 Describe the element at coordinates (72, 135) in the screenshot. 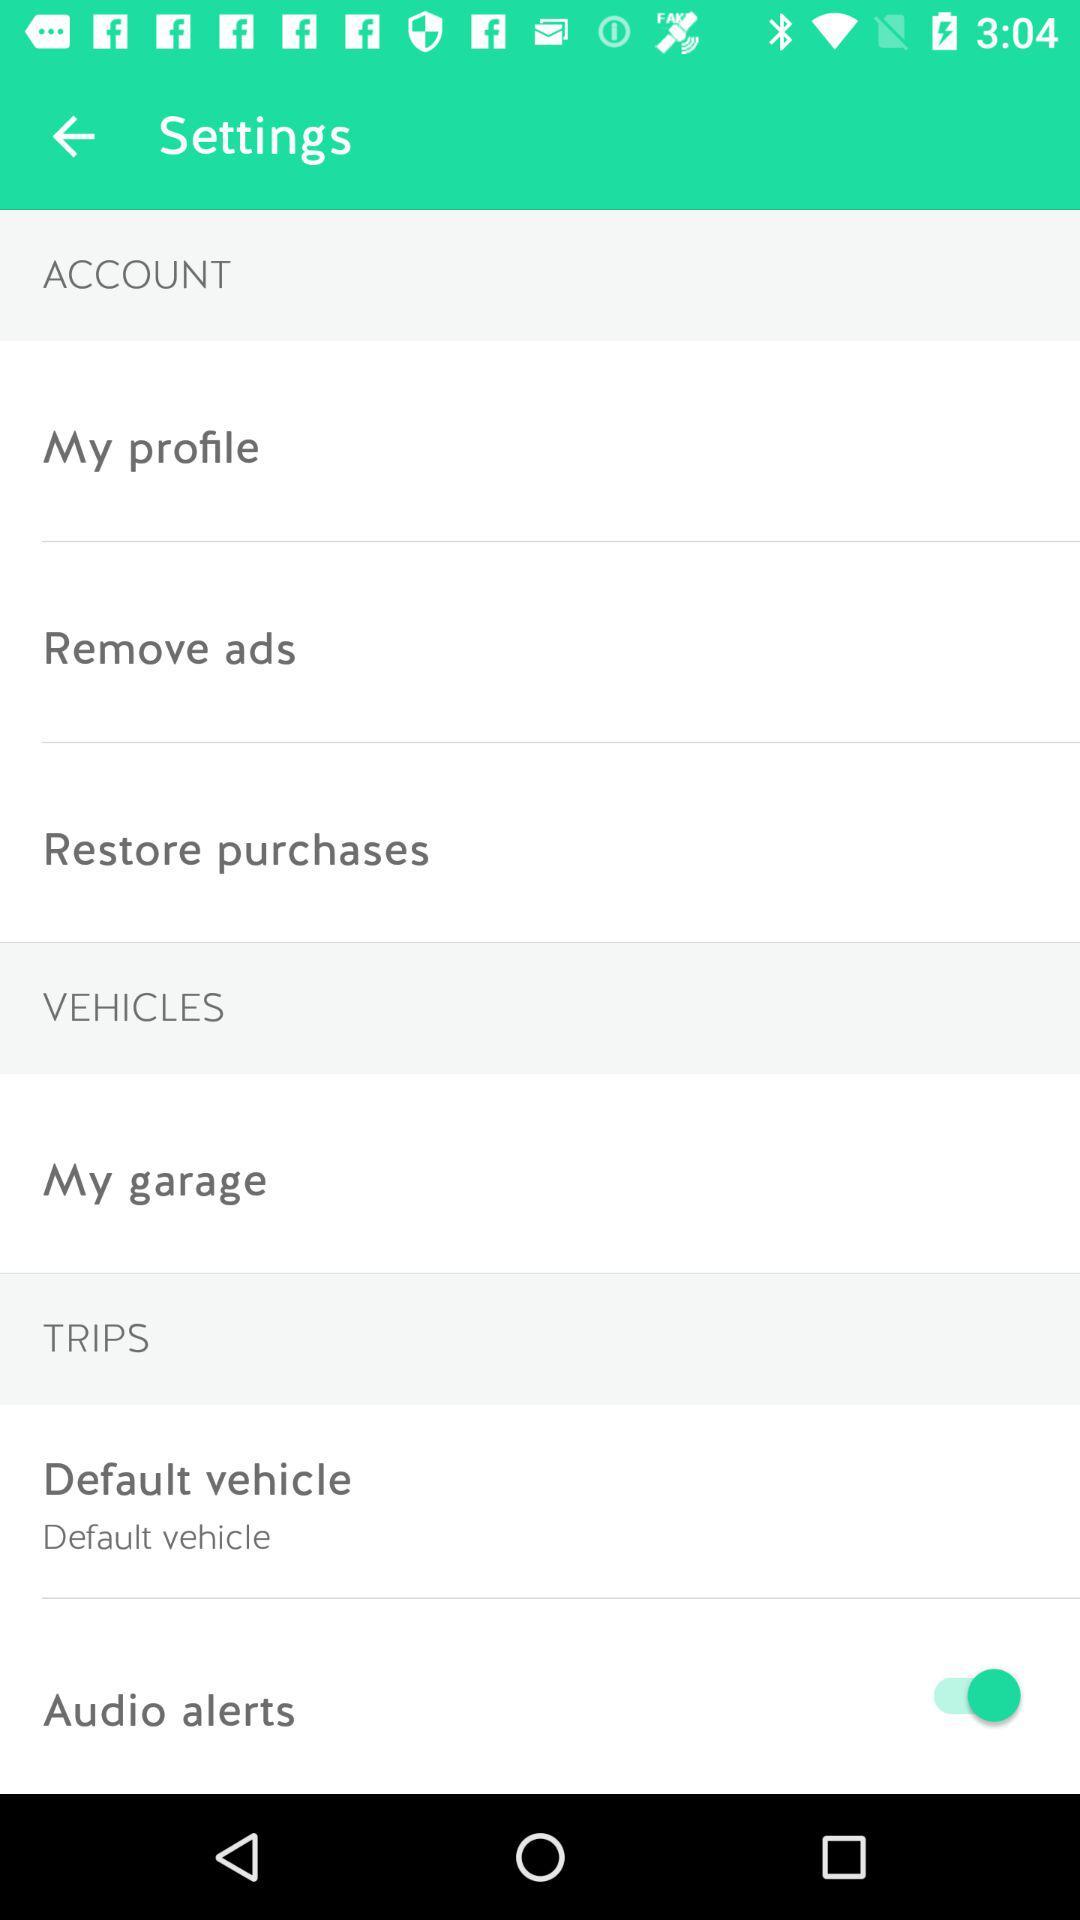

I see `icon to the left of settings icon` at that location.